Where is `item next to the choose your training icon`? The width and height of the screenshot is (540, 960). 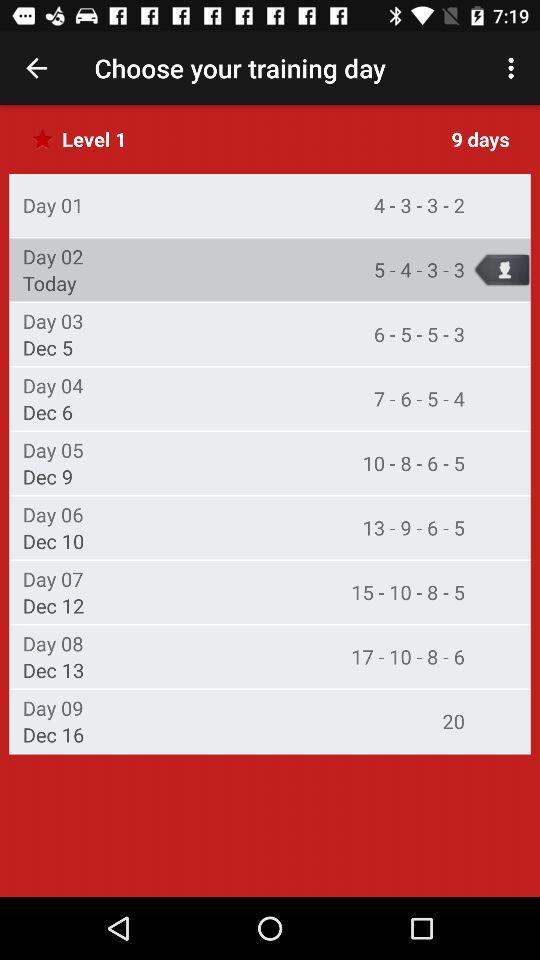 item next to the choose your training icon is located at coordinates (513, 68).